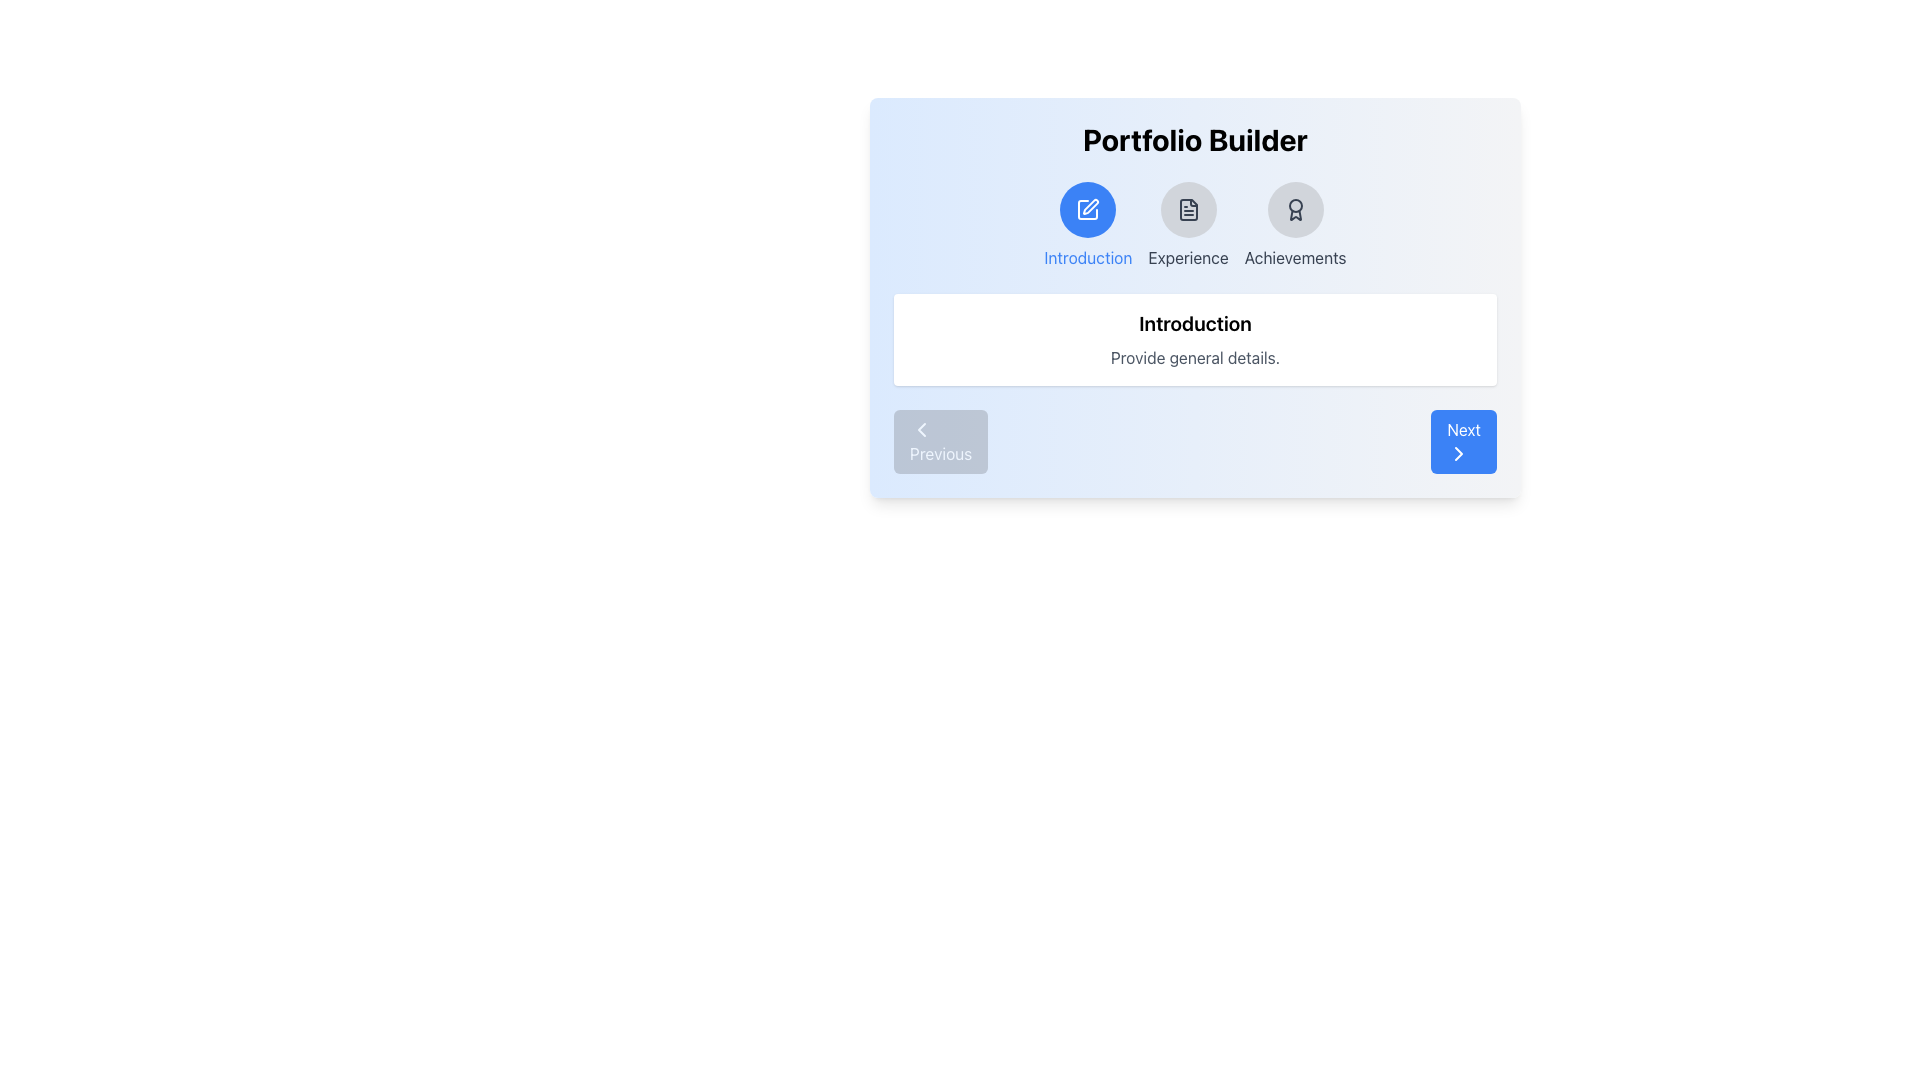  I want to click on the 'Achievements' text label, which is styled in gray and located beneath an award icon in the header navigation section of the UI, so click(1295, 257).